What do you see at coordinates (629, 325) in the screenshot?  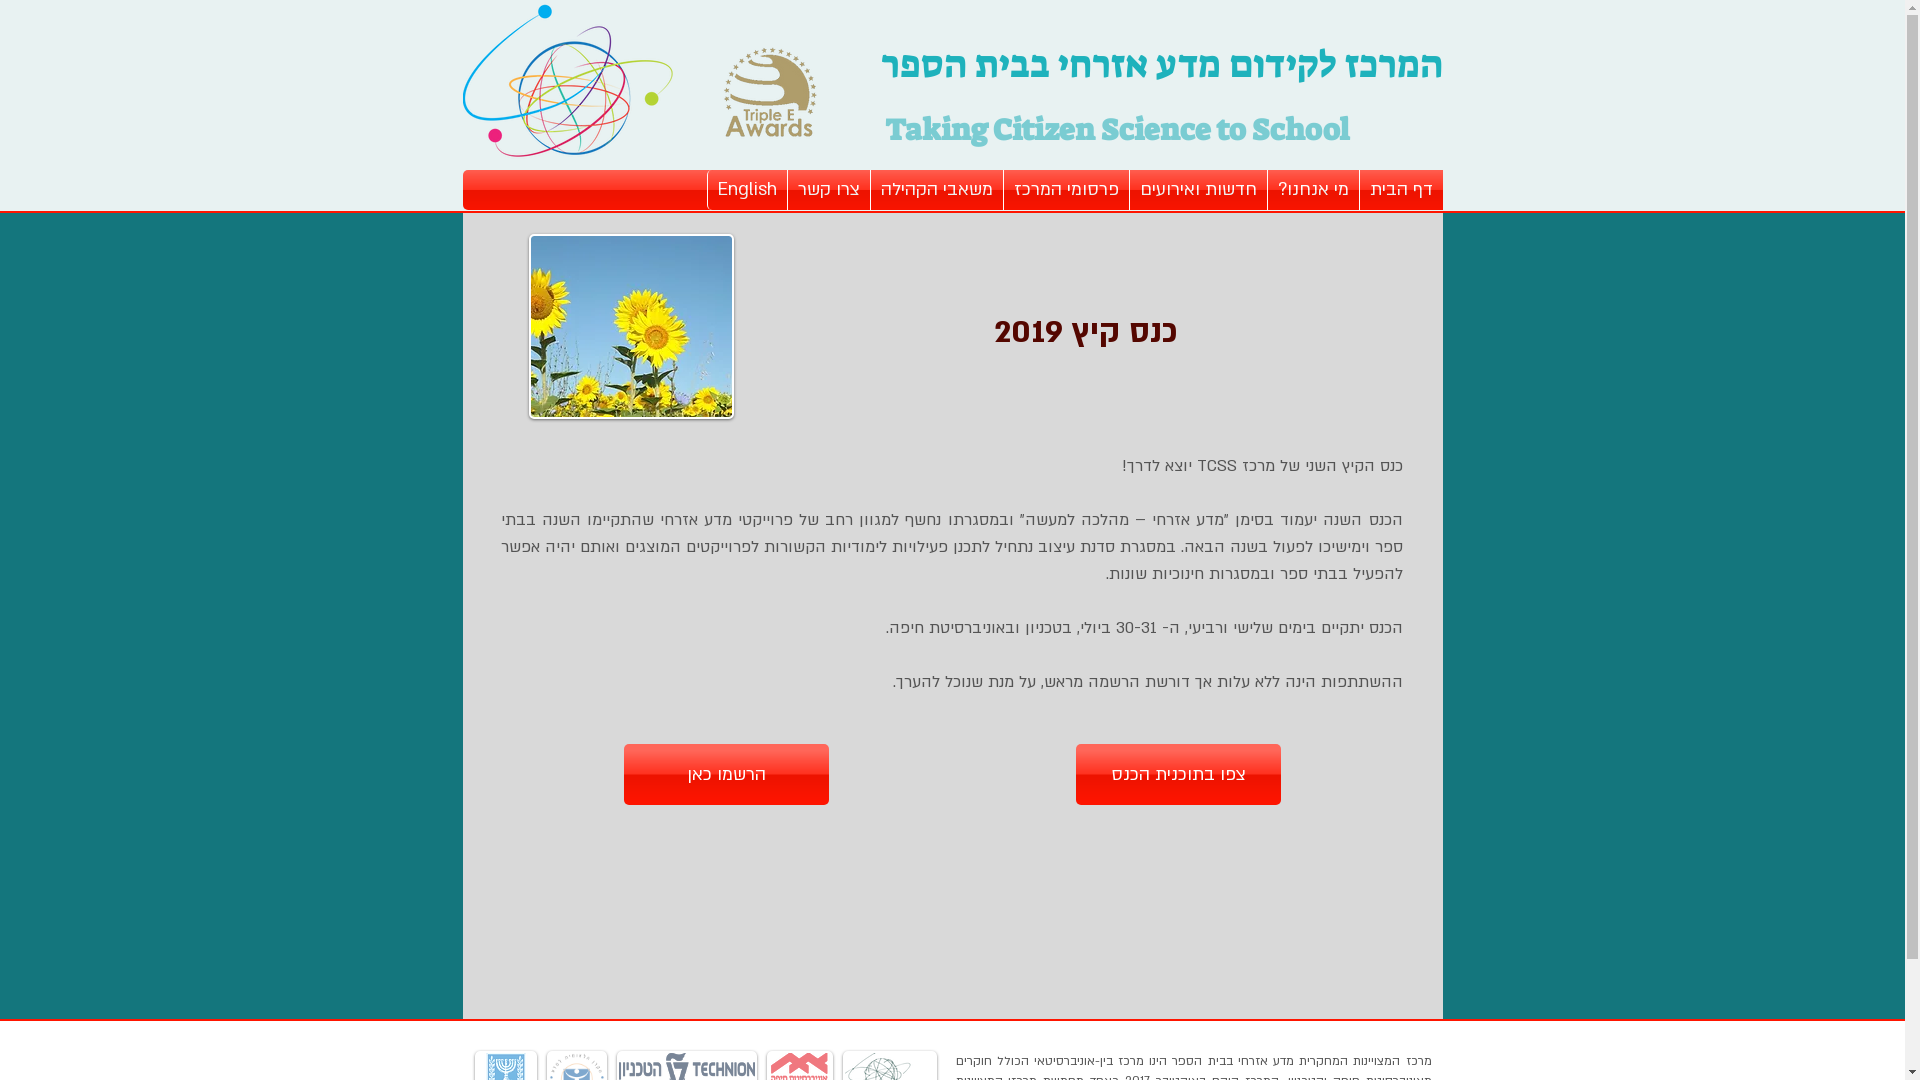 I see `'summer-1023065_960_720.jpg'` at bounding box center [629, 325].